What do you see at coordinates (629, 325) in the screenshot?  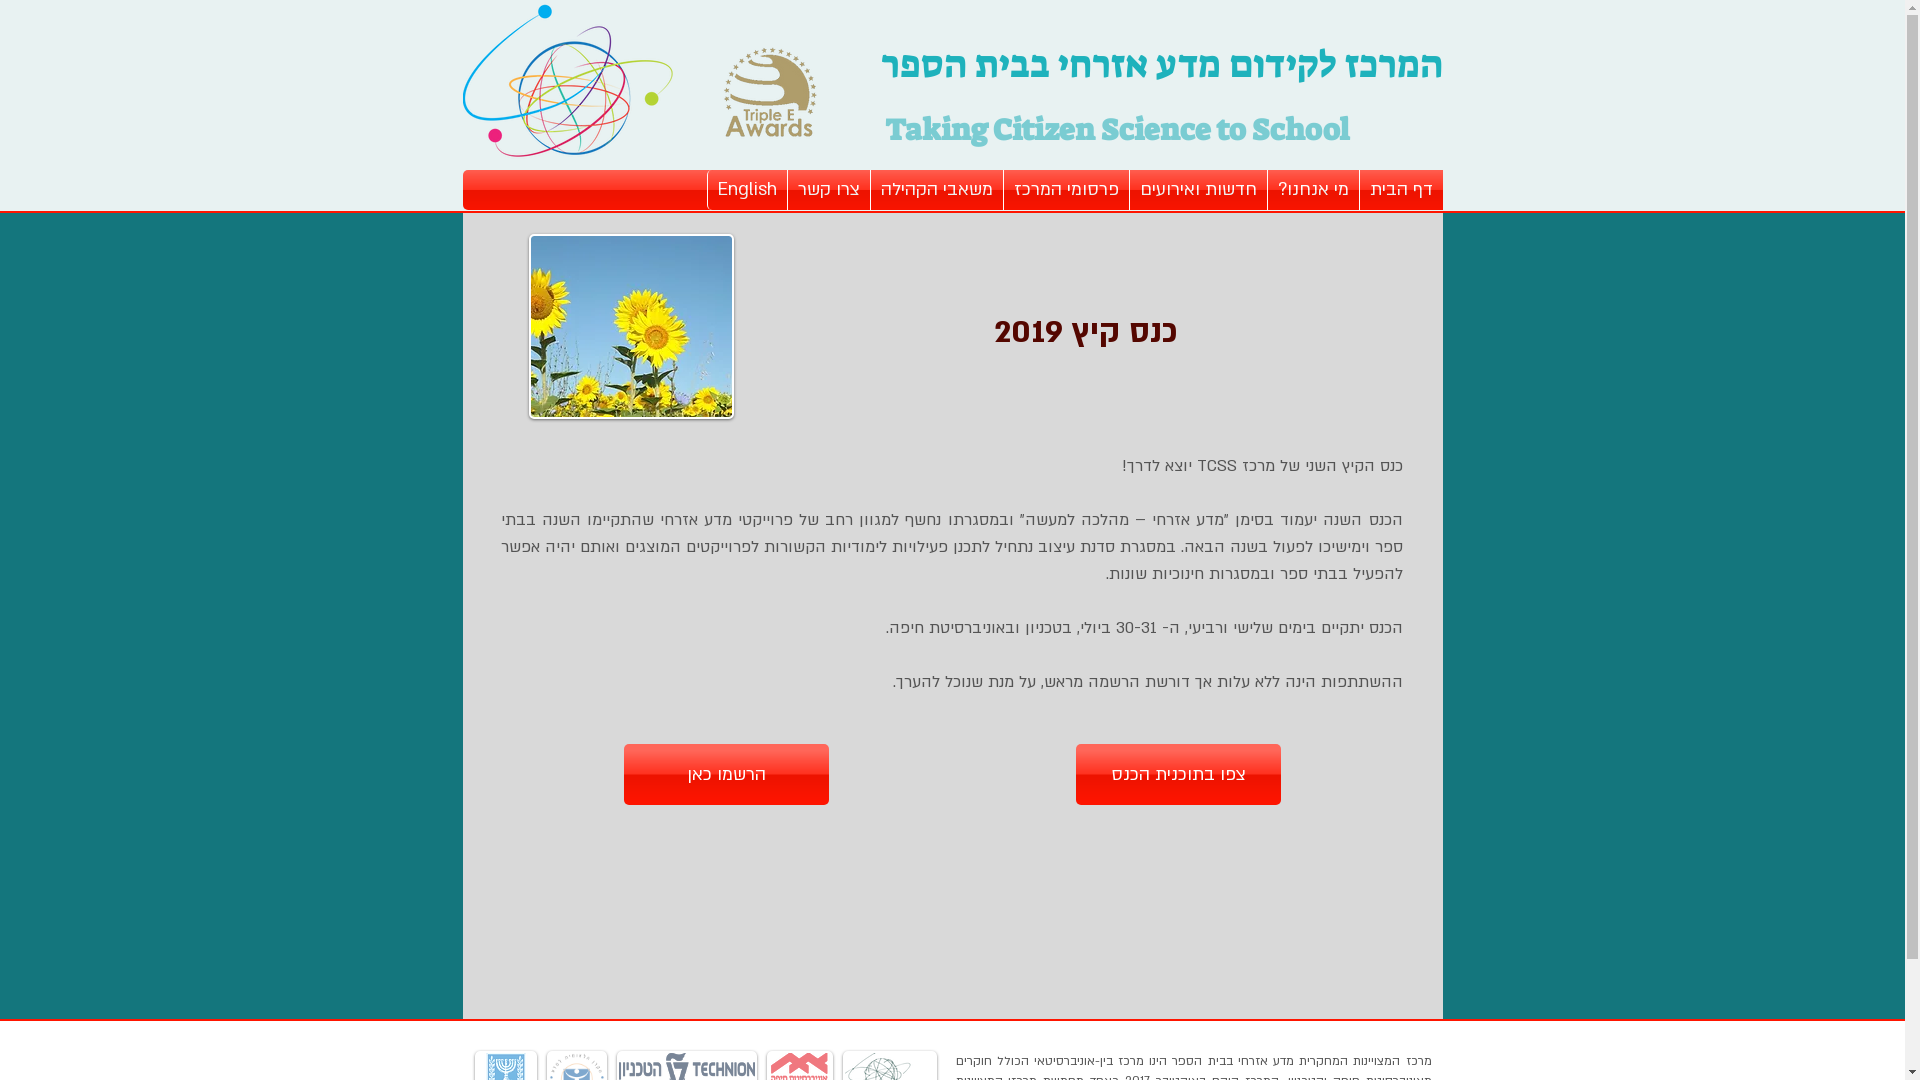 I see `'summer-1023065_960_720.jpg'` at bounding box center [629, 325].